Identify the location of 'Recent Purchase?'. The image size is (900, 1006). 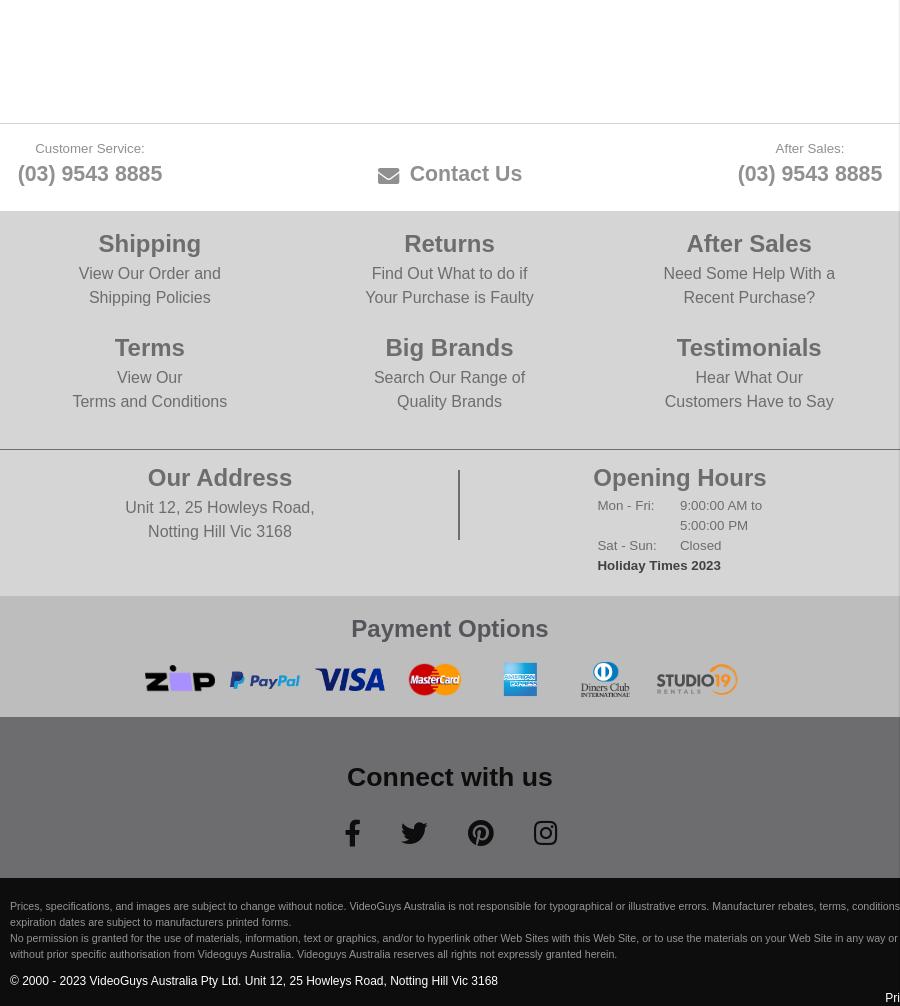
(747, 295).